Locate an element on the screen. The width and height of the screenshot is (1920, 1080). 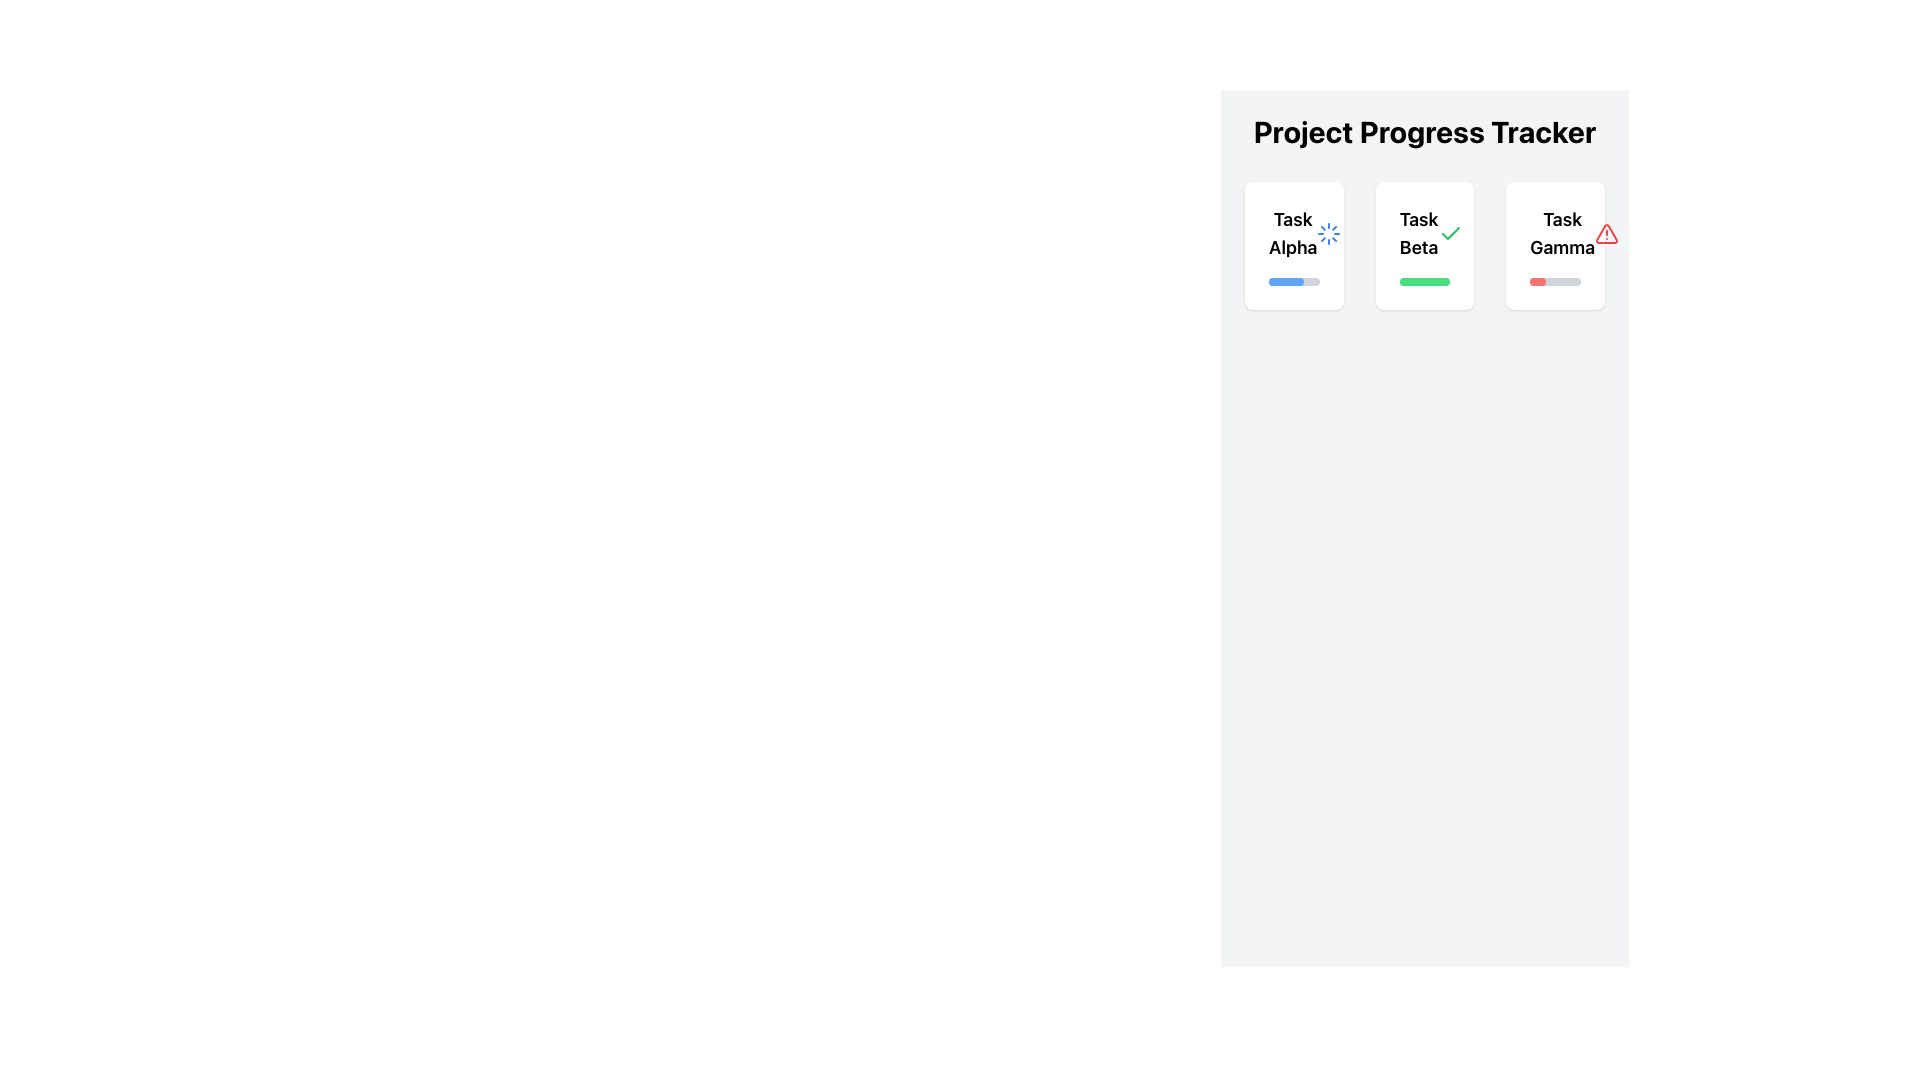
the middle task card labeled 'Task Beta' in the grid layout under the header 'Project Progress Tracker' is located at coordinates (1424, 245).